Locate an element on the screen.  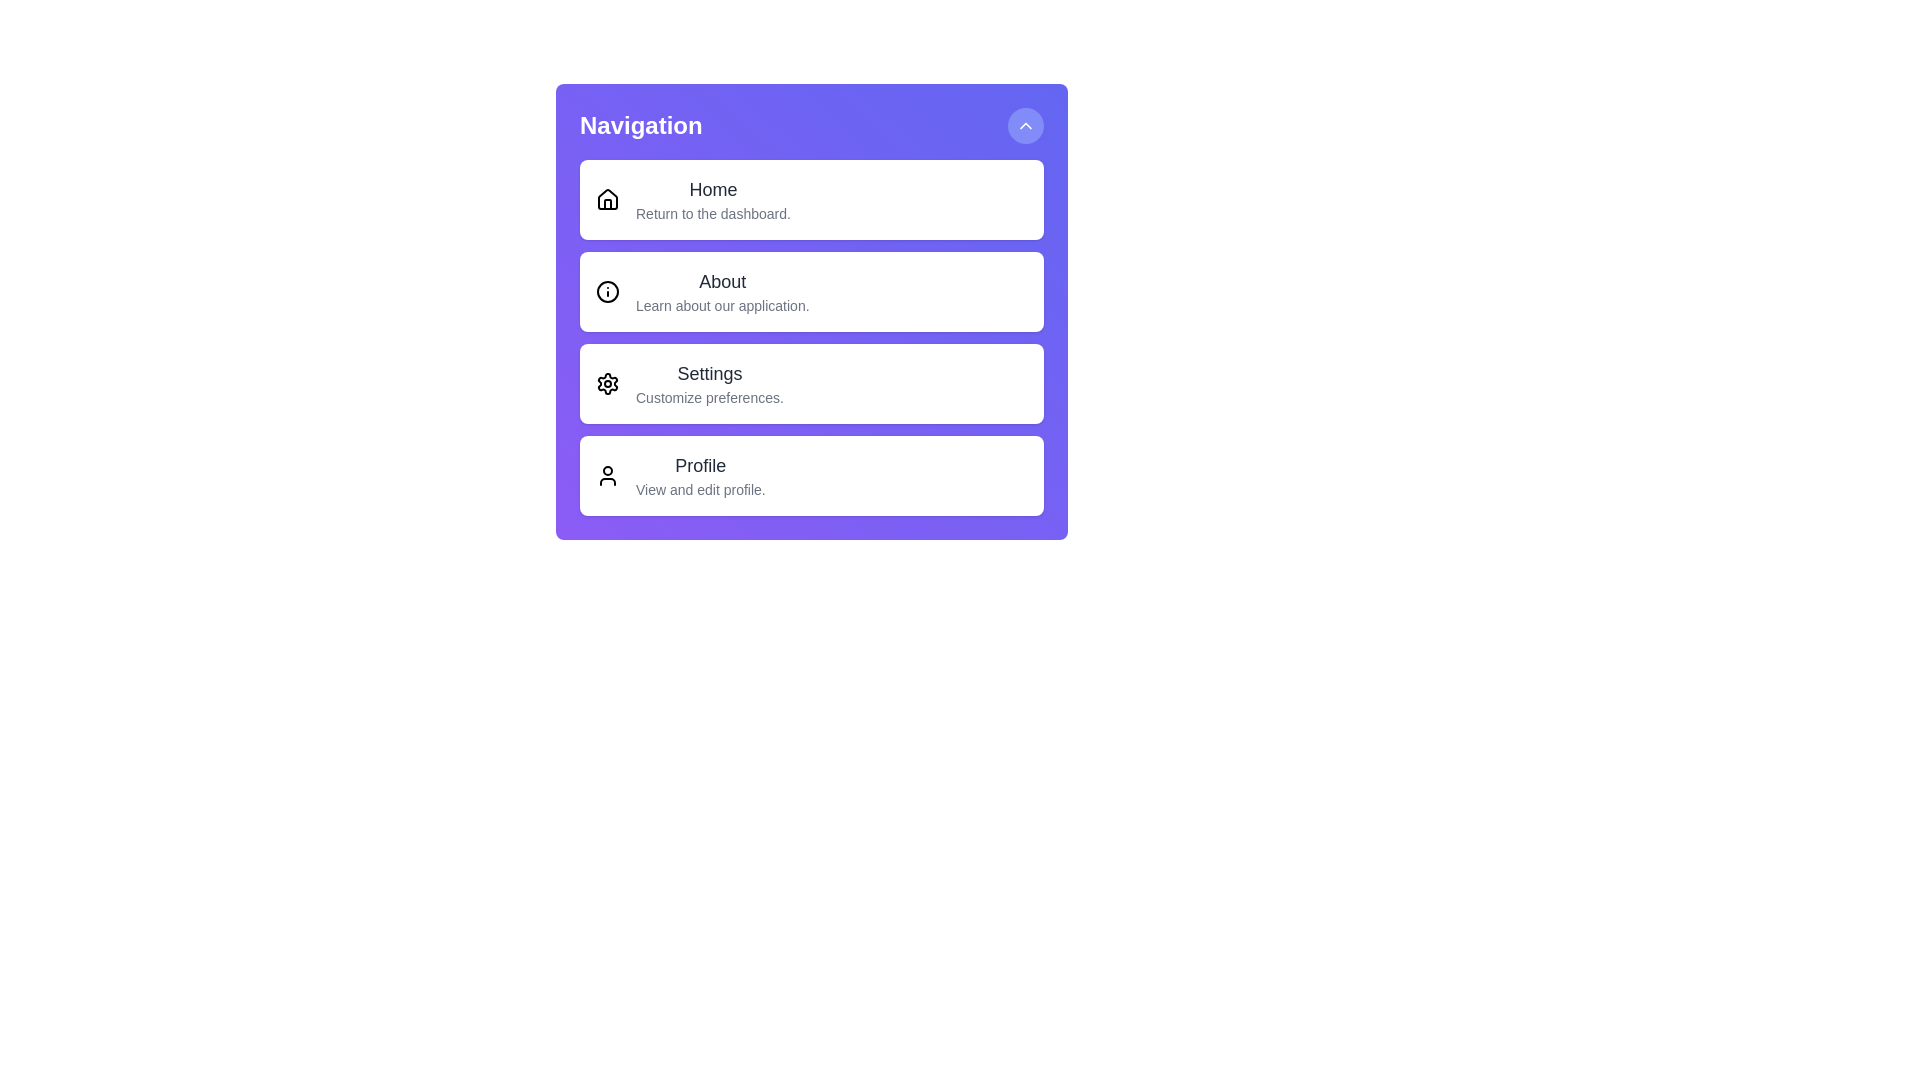
the menu option Home by clicking on it is located at coordinates (811, 200).